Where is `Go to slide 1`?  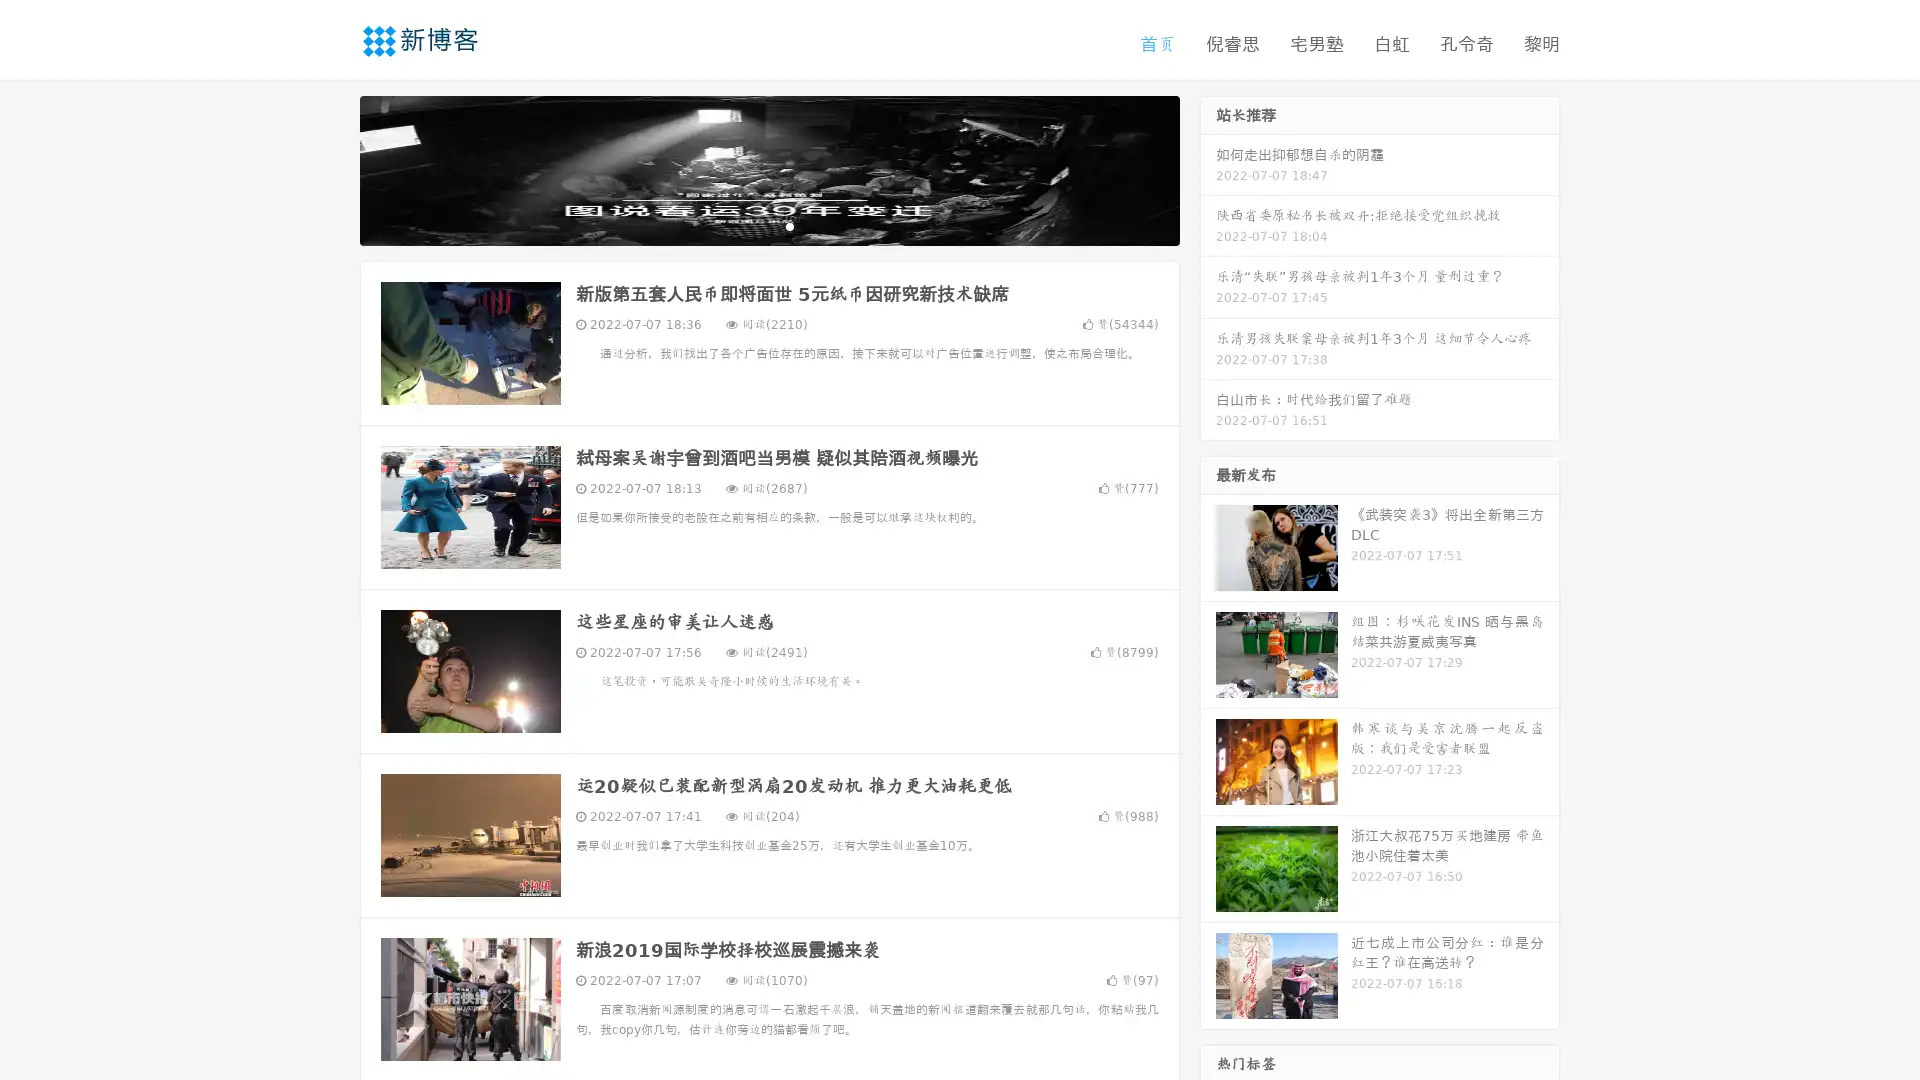 Go to slide 1 is located at coordinates (748, 225).